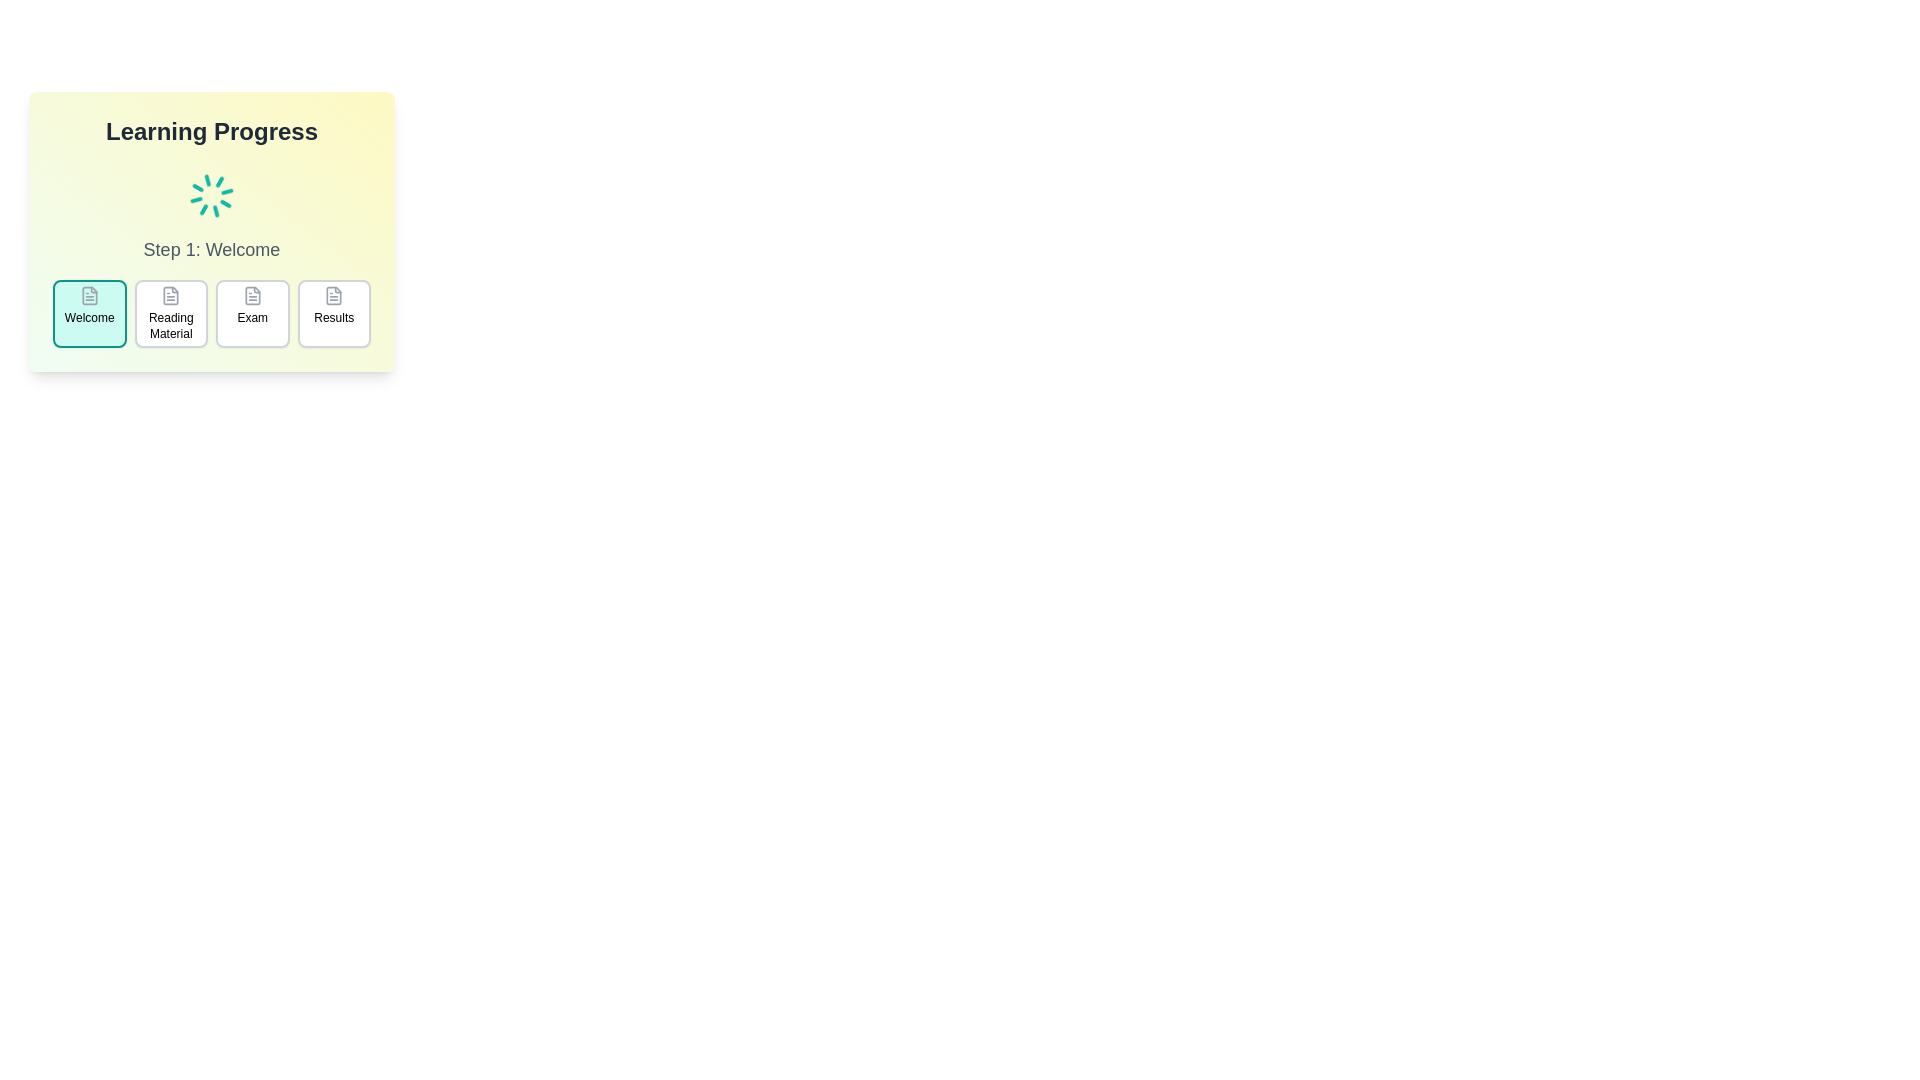 This screenshot has height=1080, width=1920. What do you see at coordinates (88, 313) in the screenshot?
I see `the 'Welcome' button, which is located in the first column beneath the 'Learning Progress' heading` at bounding box center [88, 313].